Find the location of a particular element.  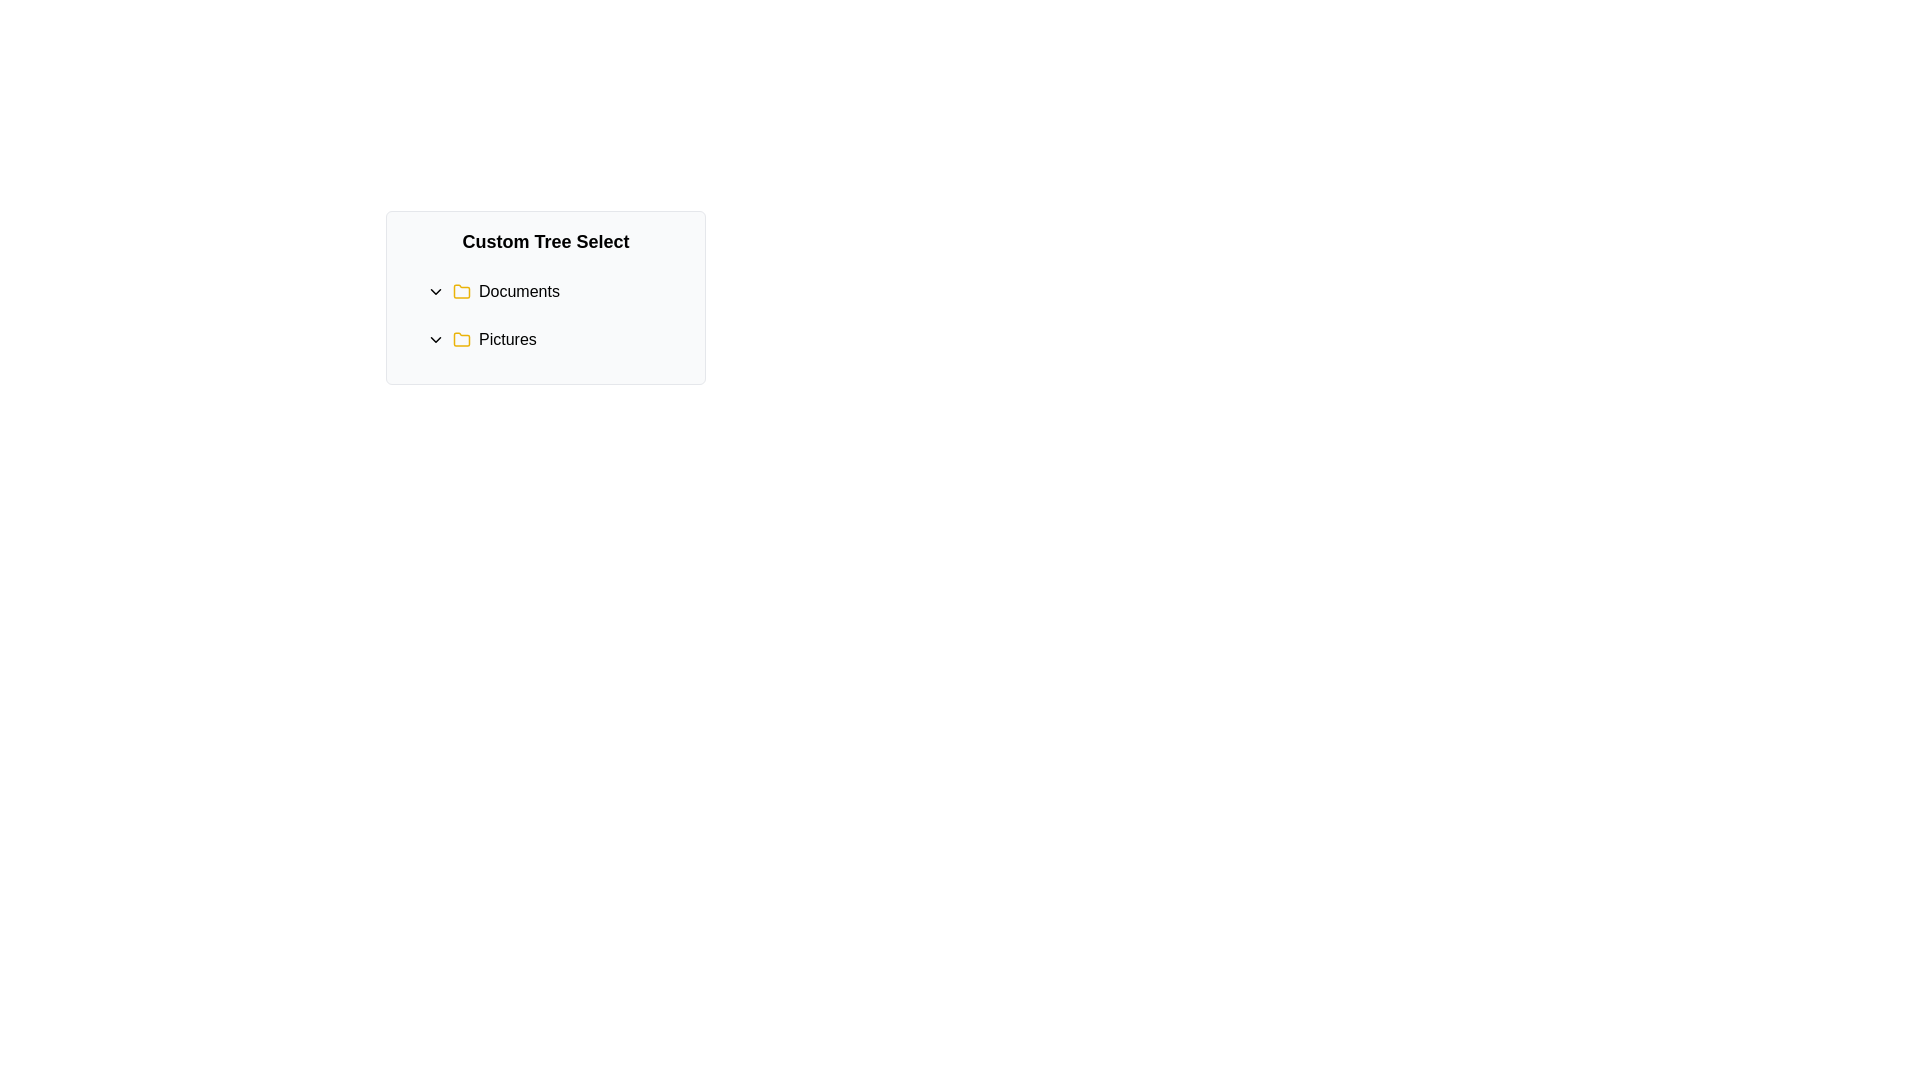

the folder icon that represents the 'Pictures' section in the file hierarchy, located directly below the 'Documents' folder icon is located at coordinates (460, 338).